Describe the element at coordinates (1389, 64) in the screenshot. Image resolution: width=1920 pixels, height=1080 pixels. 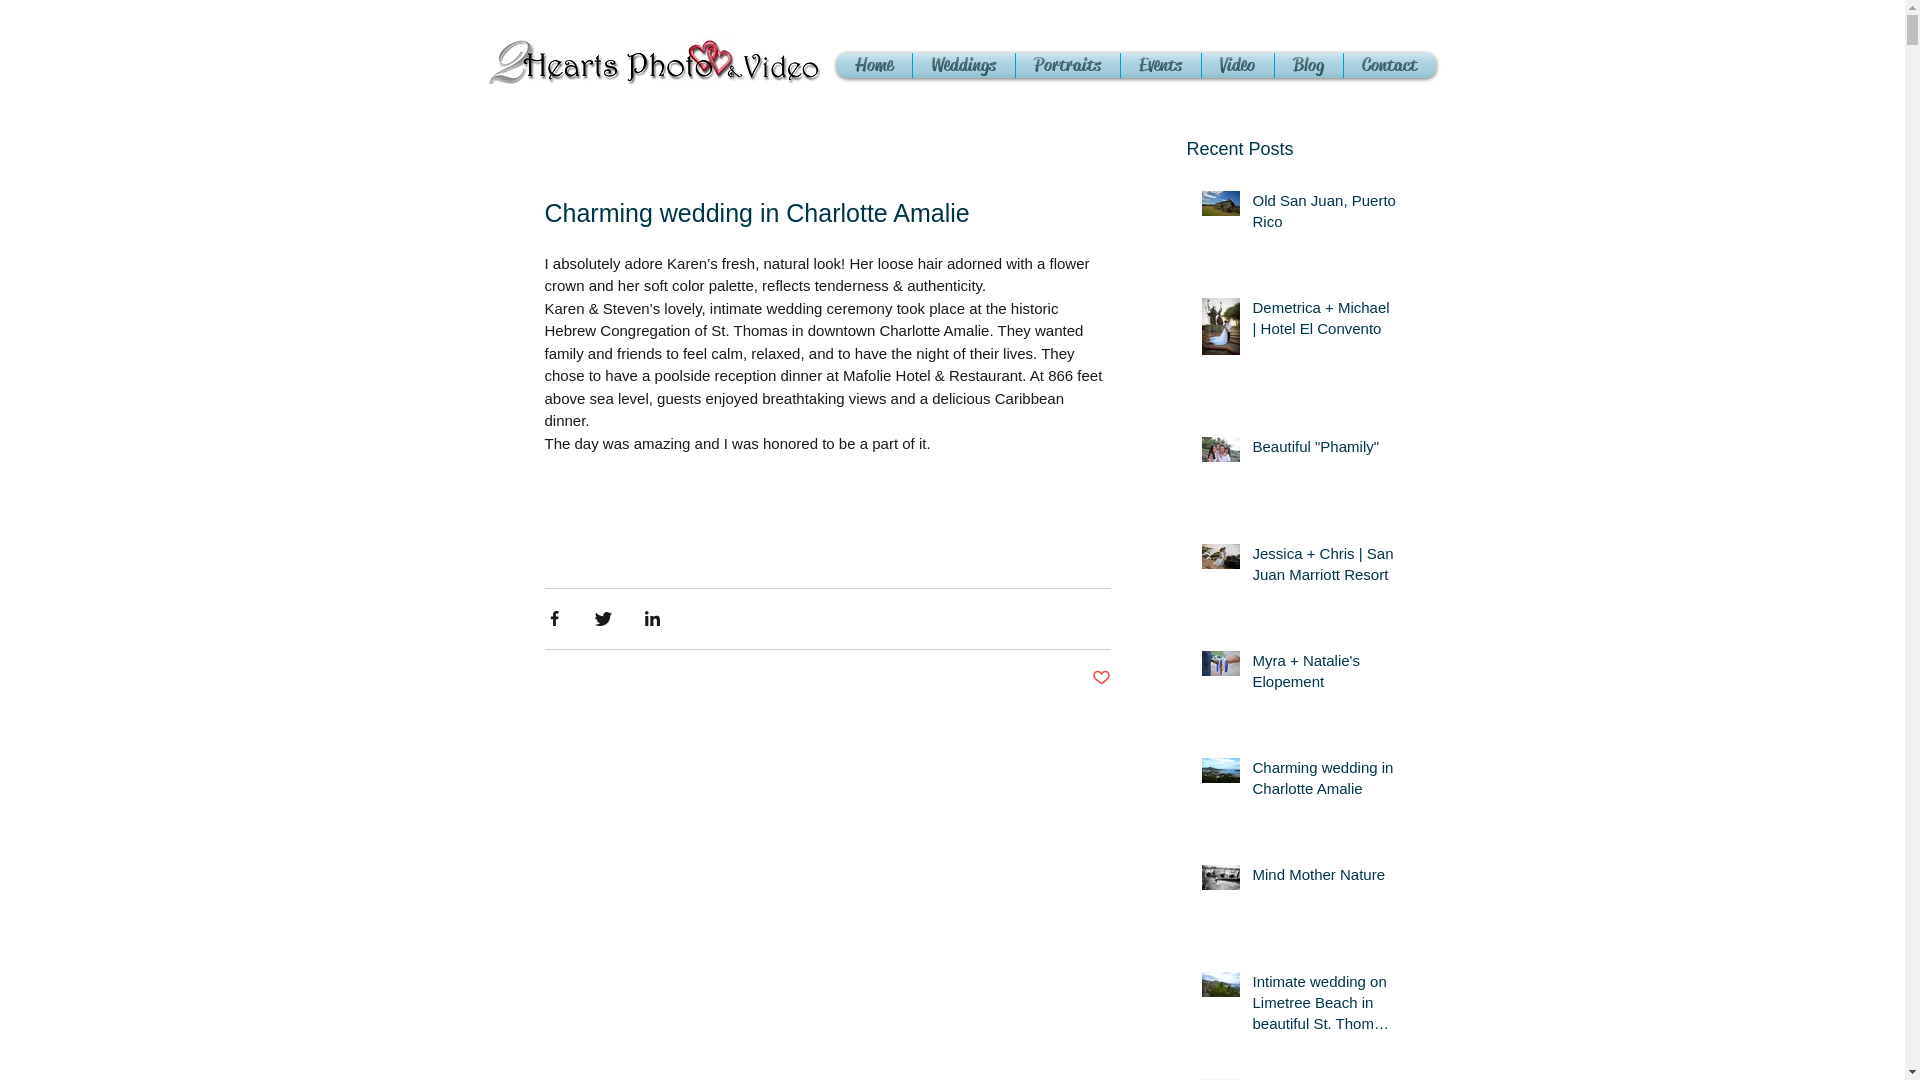
I see `'Contact'` at that location.